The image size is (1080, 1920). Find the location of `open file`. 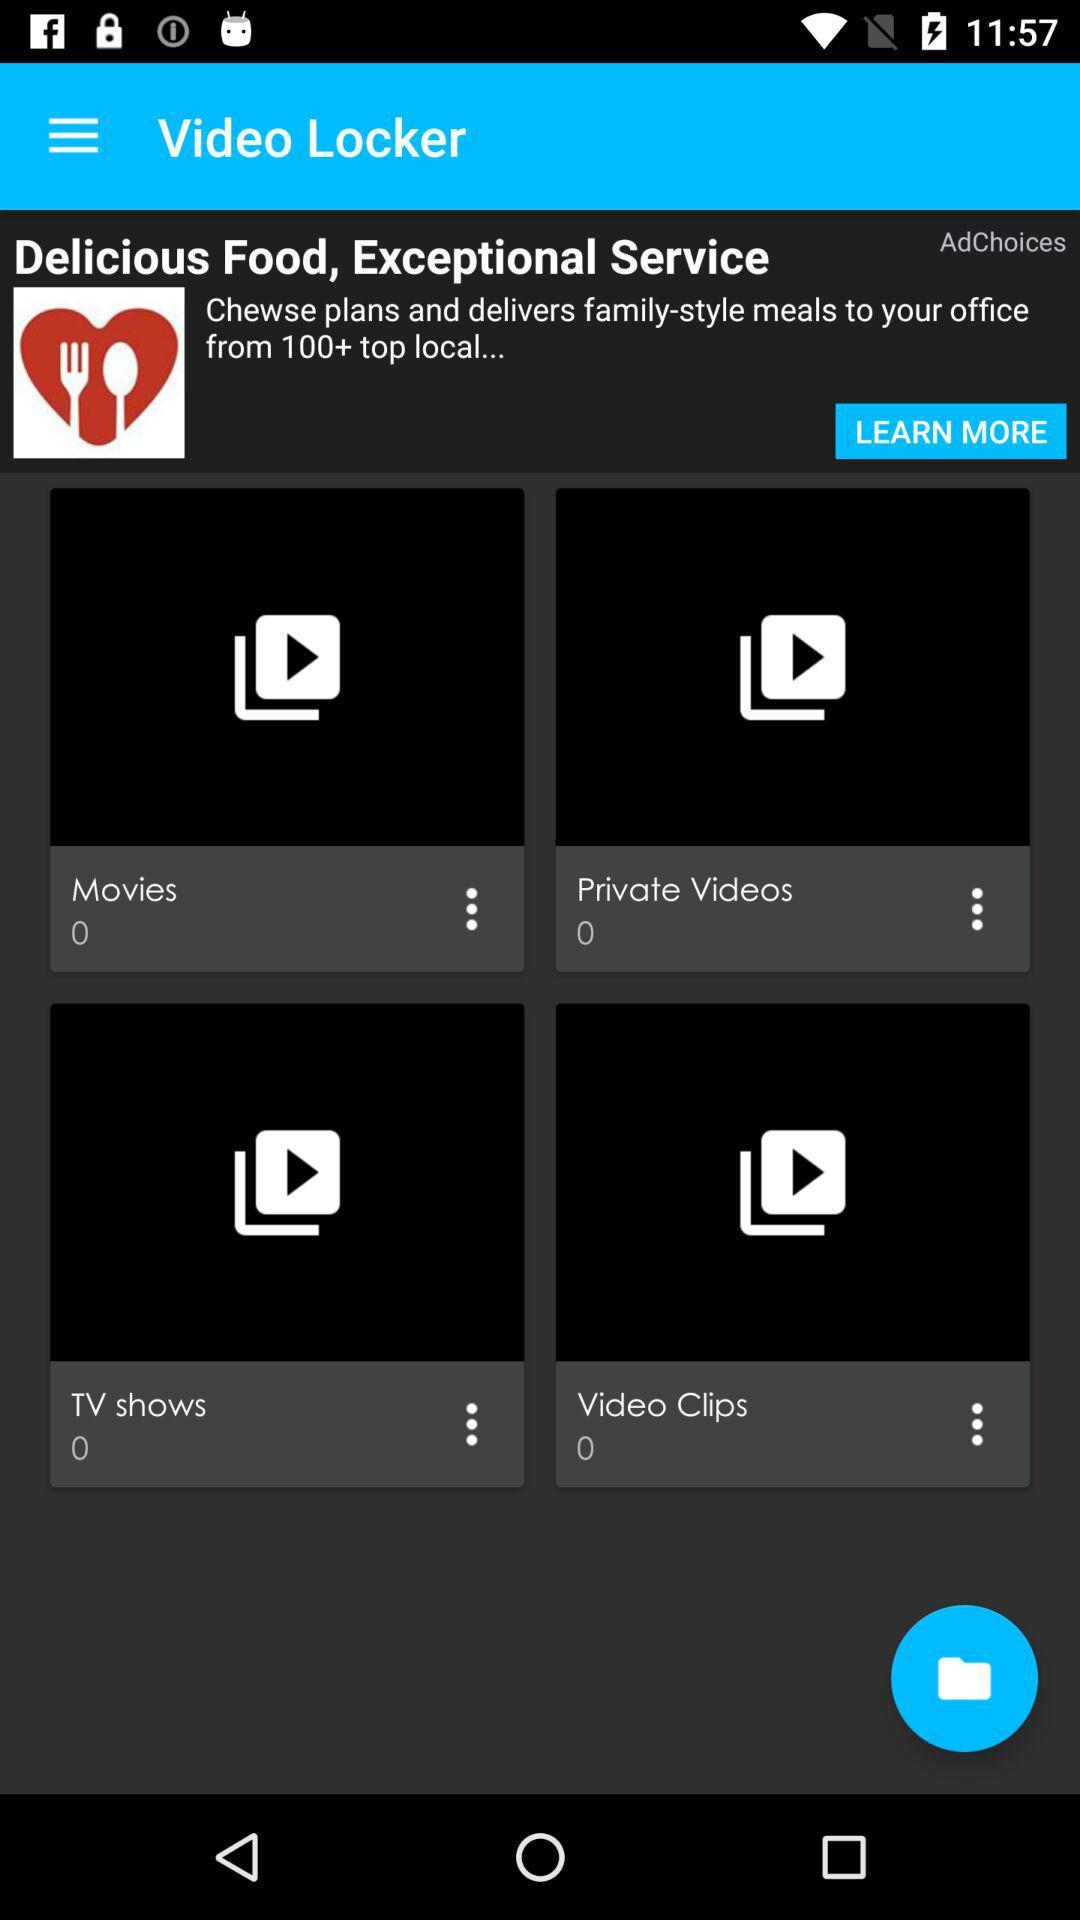

open file is located at coordinates (963, 1678).